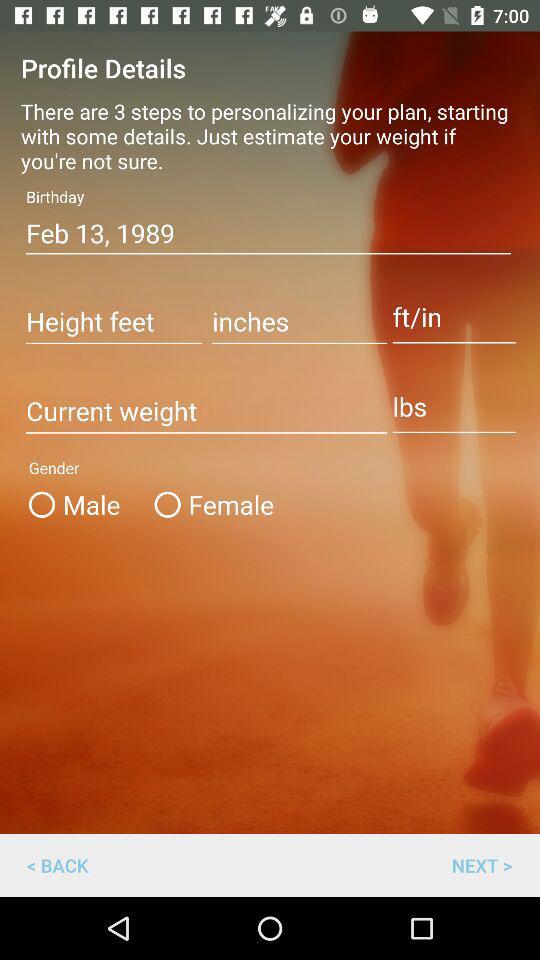 This screenshot has height=960, width=540. I want to click on < back item, so click(57, 864).